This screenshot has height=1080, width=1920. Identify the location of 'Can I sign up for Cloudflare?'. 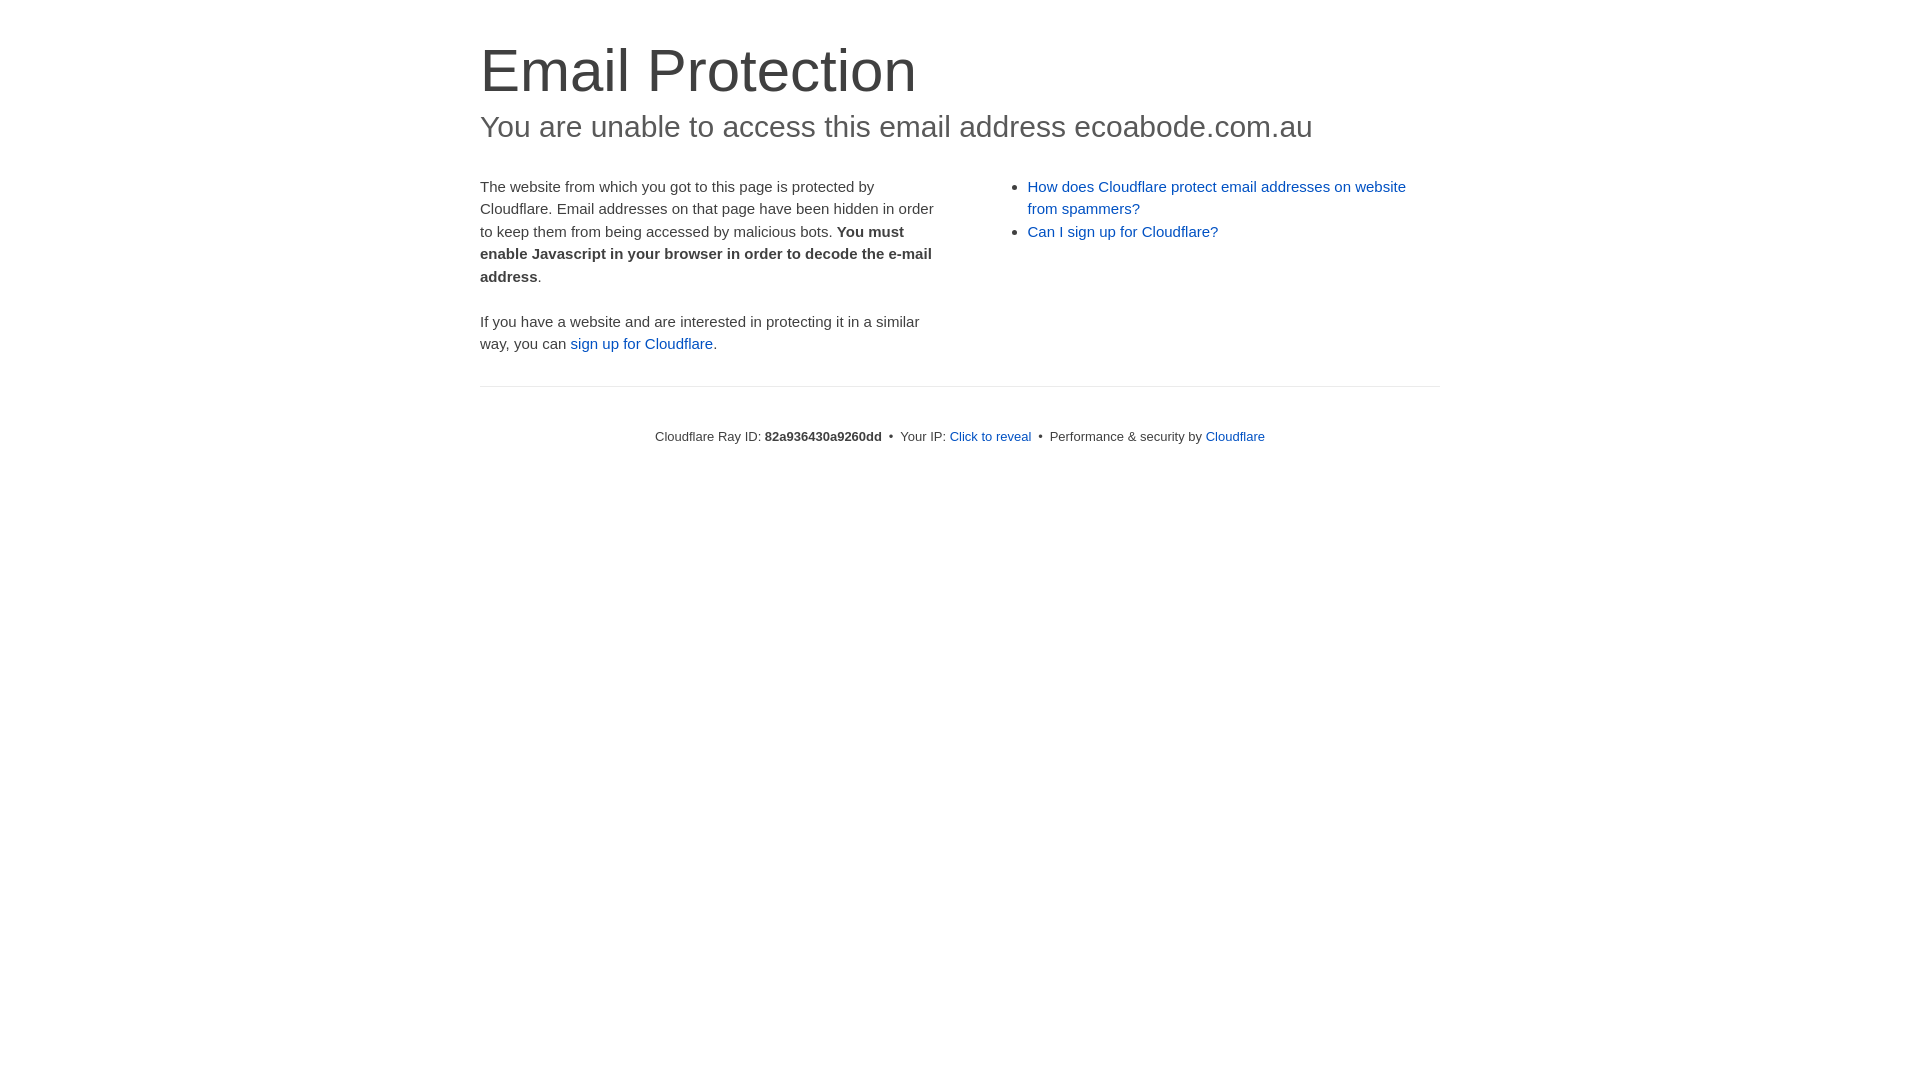
(1123, 230).